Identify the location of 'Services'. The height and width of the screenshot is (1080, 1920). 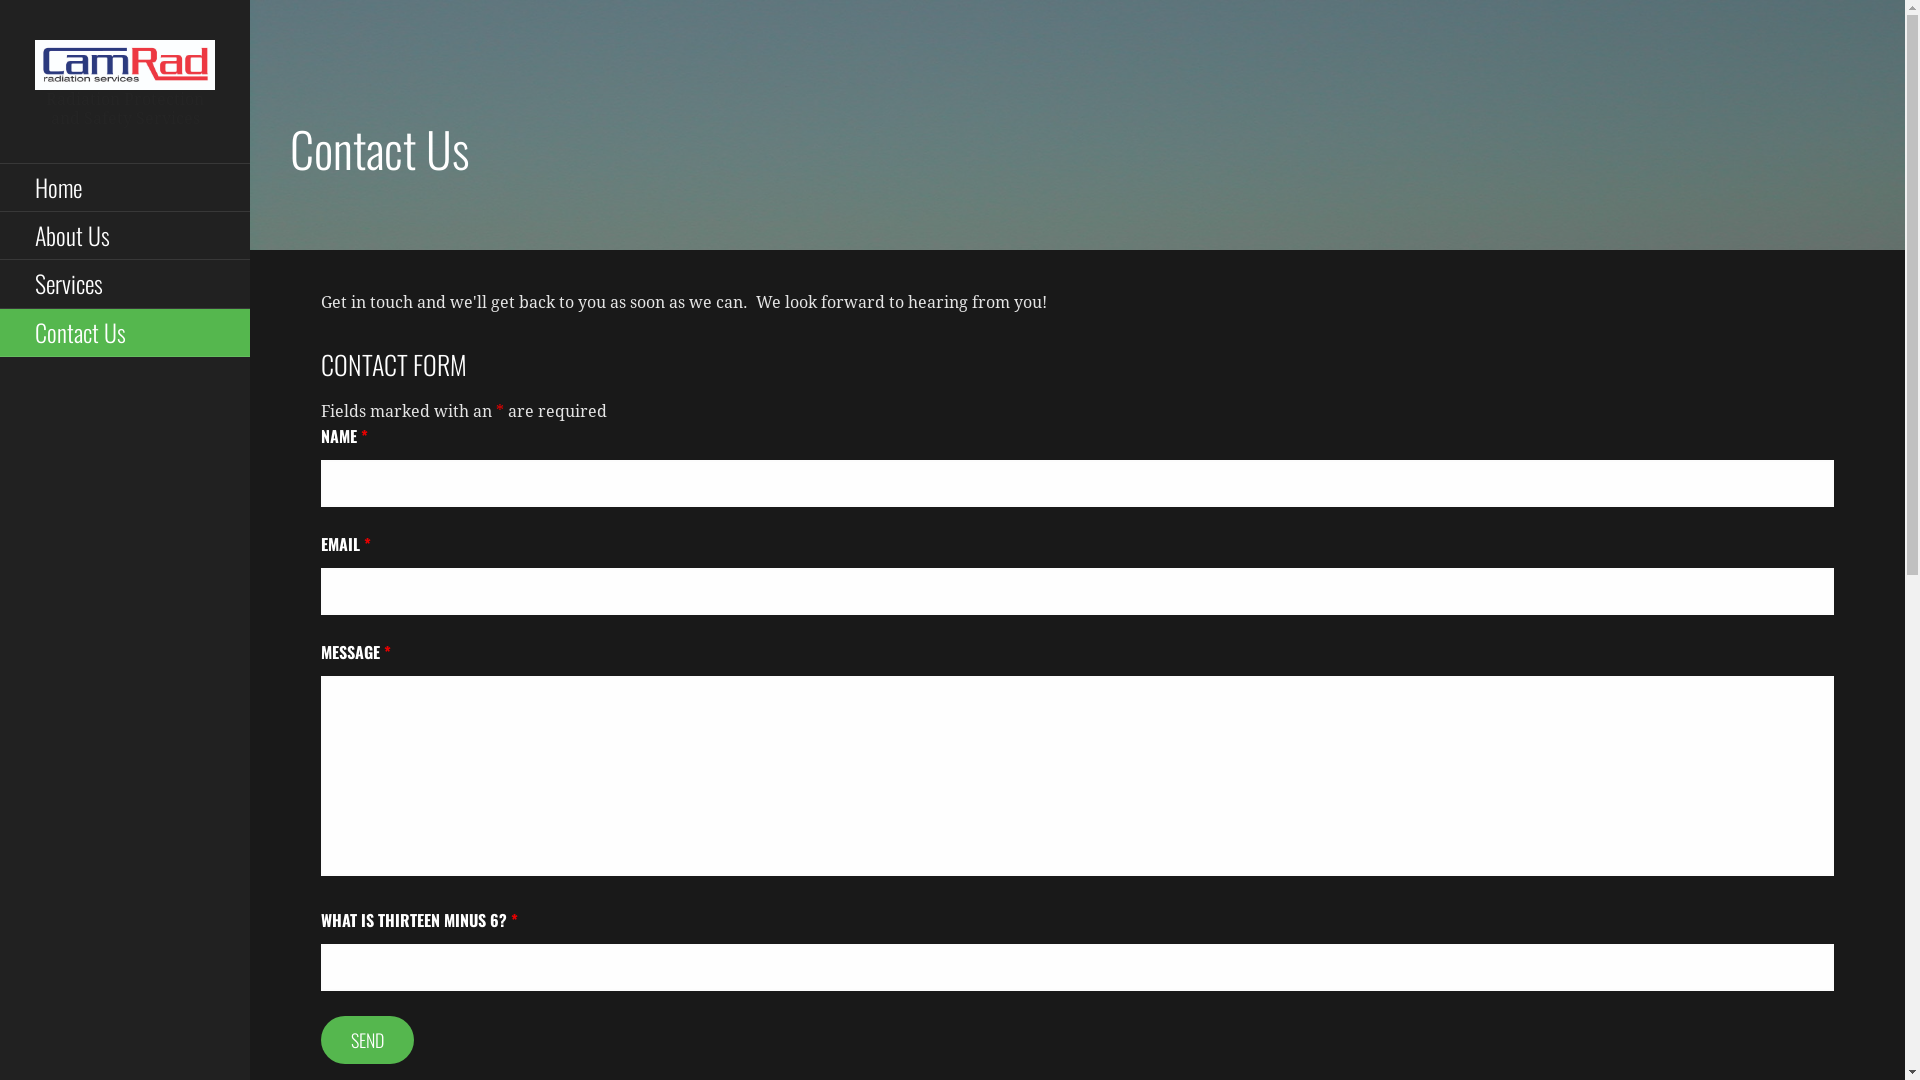
(123, 284).